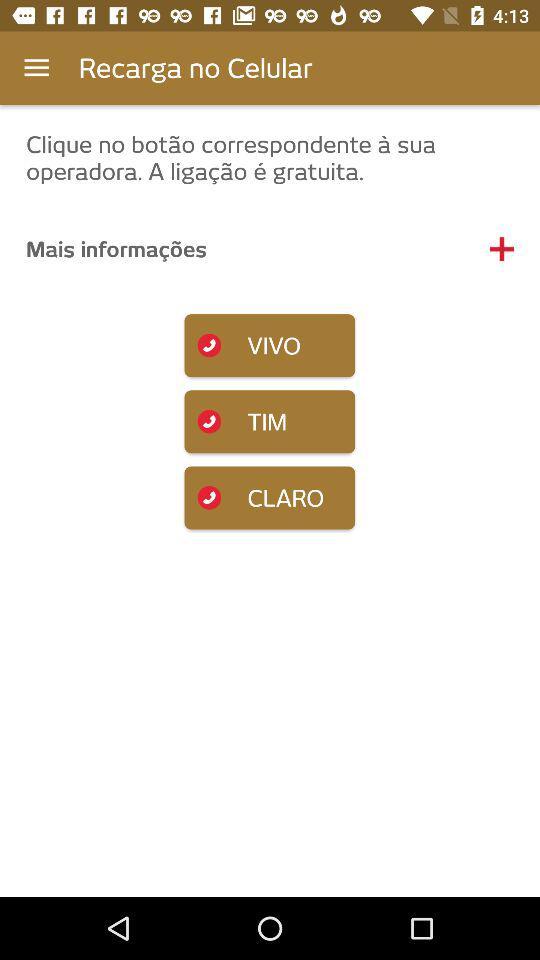  I want to click on the icon above the claro, so click(269, 421).